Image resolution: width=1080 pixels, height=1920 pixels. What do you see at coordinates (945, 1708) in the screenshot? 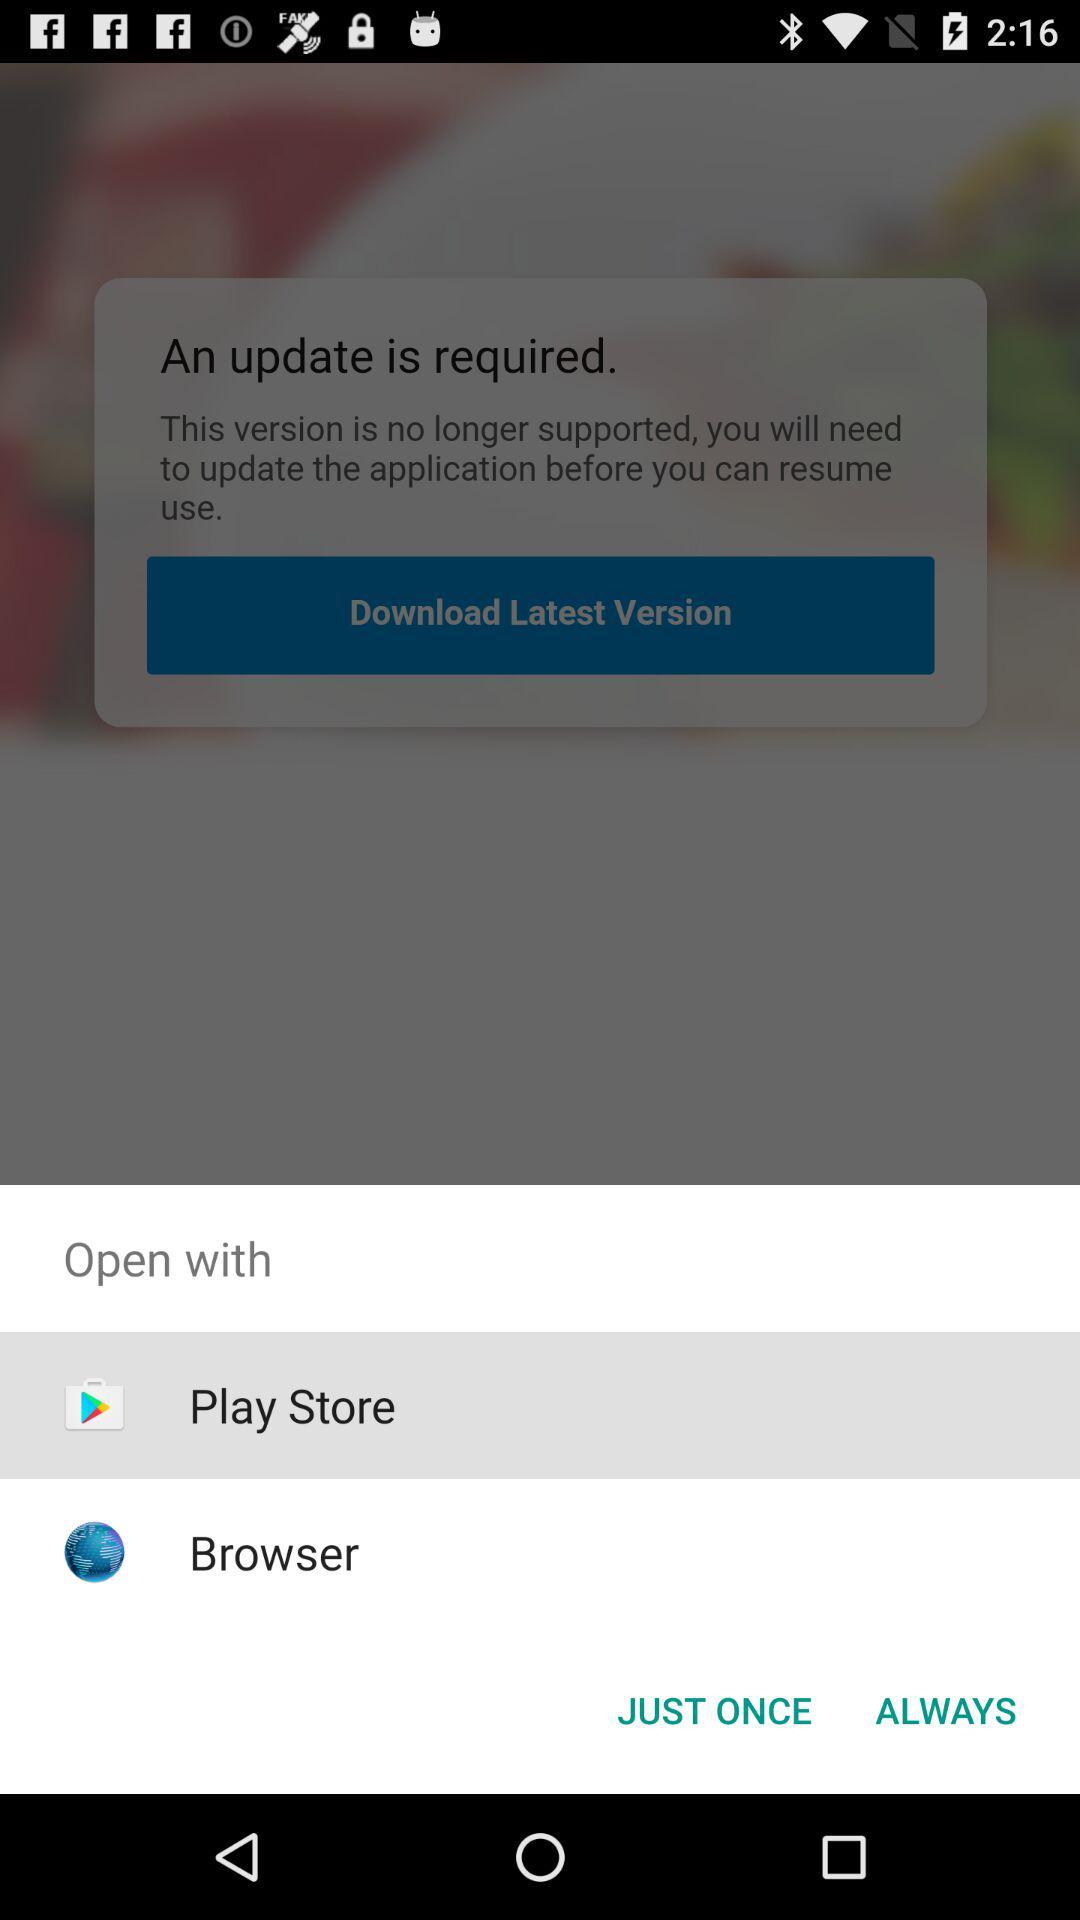
I see `the icon to the right of the just once button` at bounding box center [945, 1708].